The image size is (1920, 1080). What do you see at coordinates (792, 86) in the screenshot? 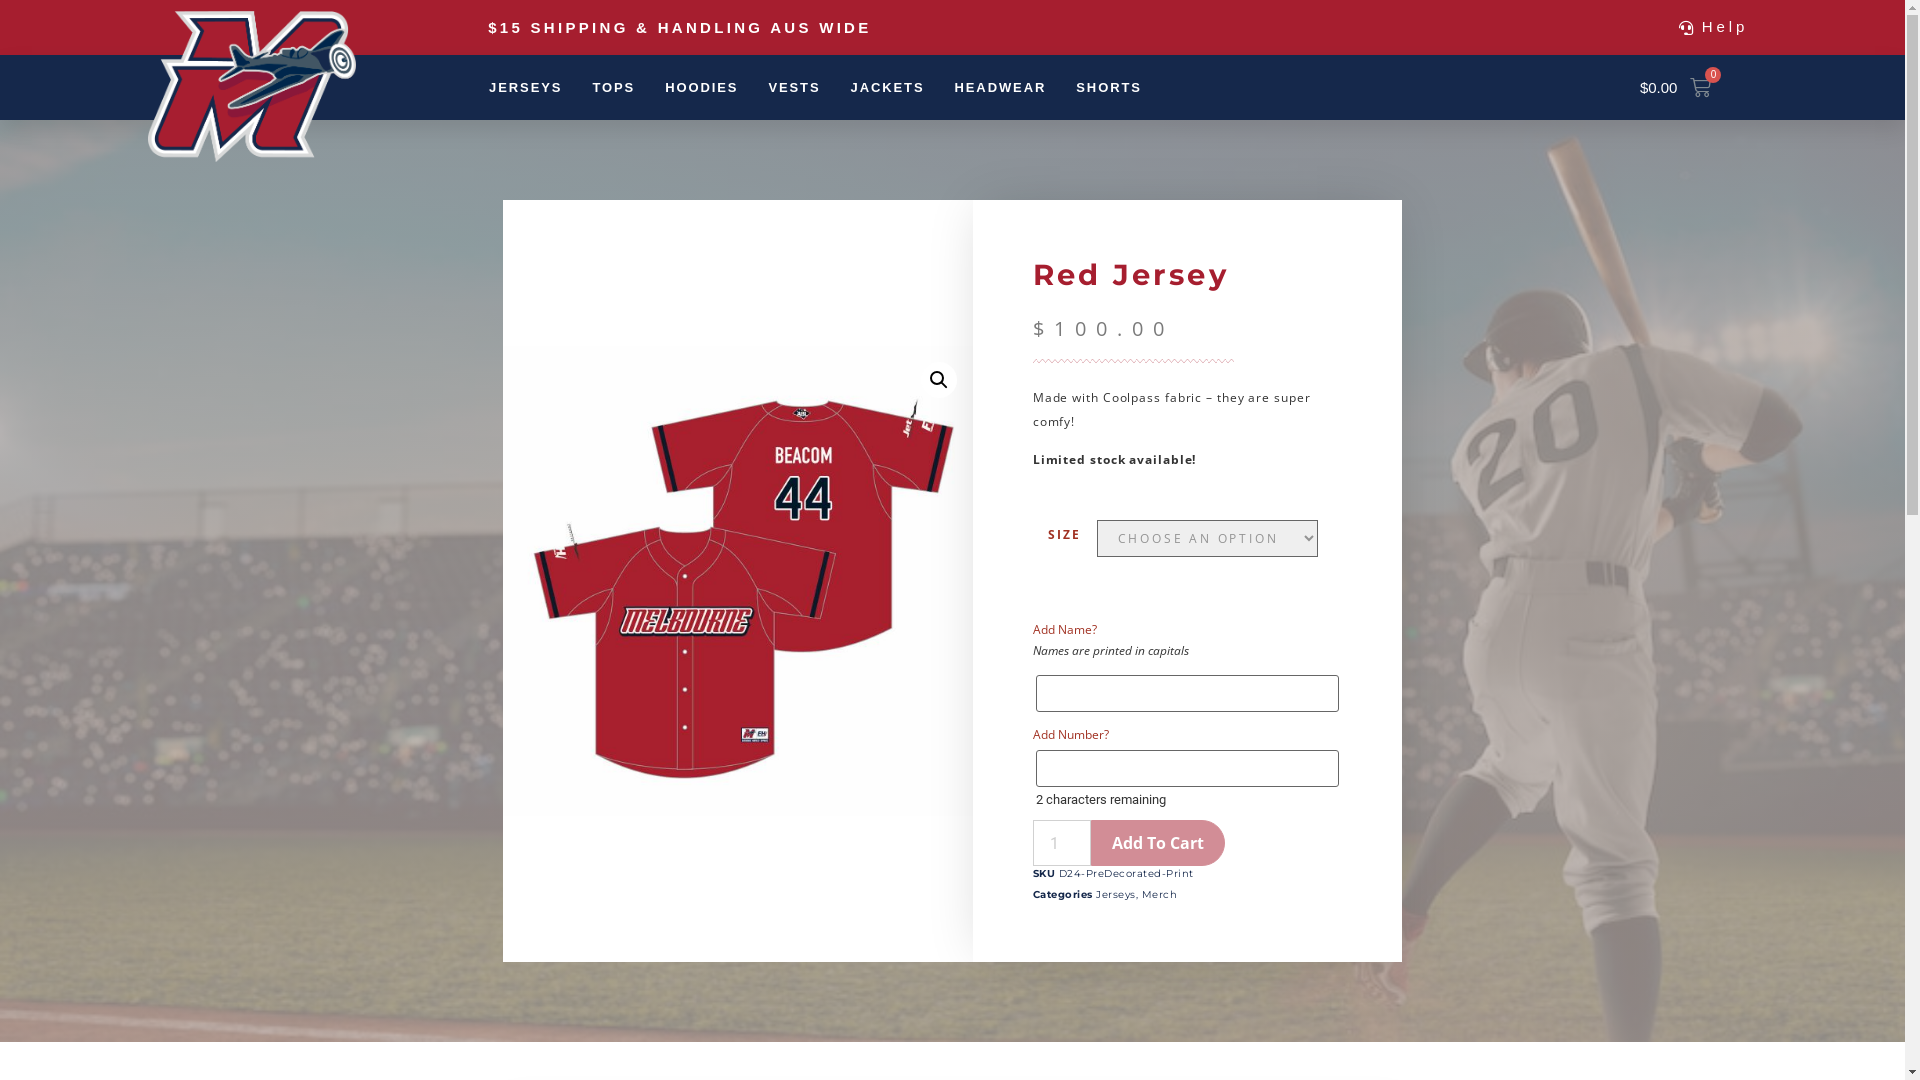
I see `'VESTS'` at bounding box center [792, 86].